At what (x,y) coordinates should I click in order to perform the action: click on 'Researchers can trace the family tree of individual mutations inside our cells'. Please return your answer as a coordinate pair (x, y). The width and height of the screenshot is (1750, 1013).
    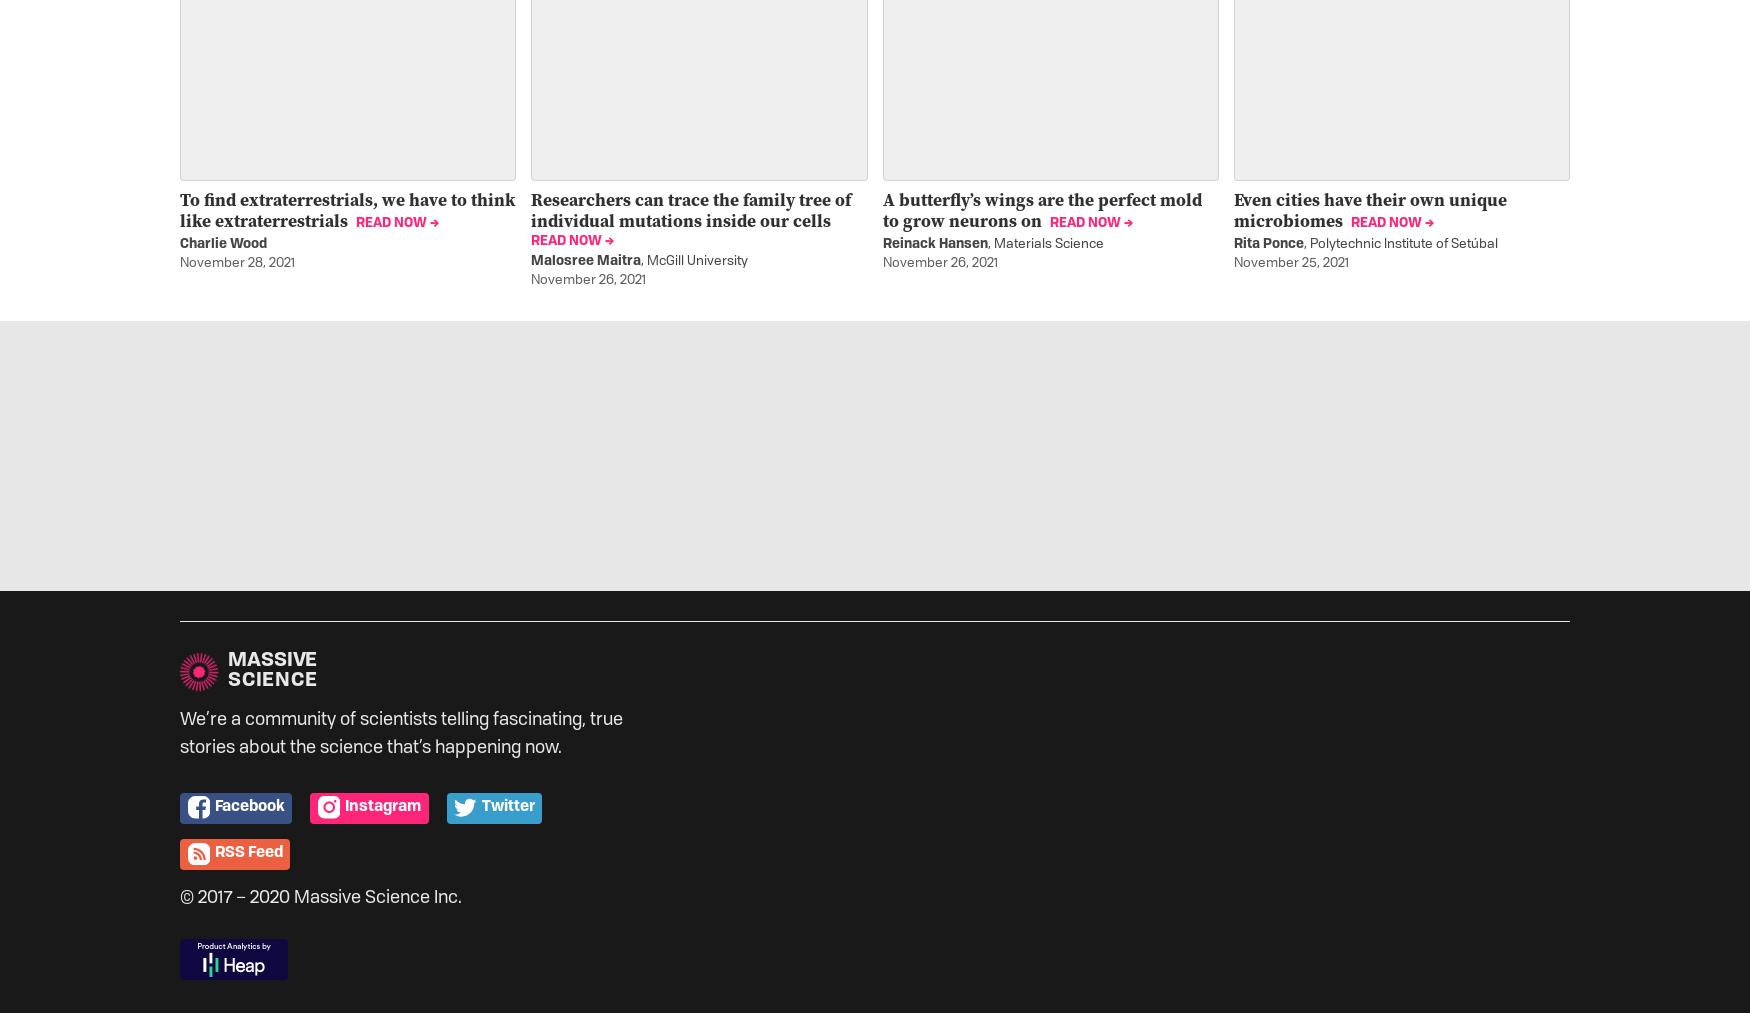
    Looking at the image, I should click on (529, 208).